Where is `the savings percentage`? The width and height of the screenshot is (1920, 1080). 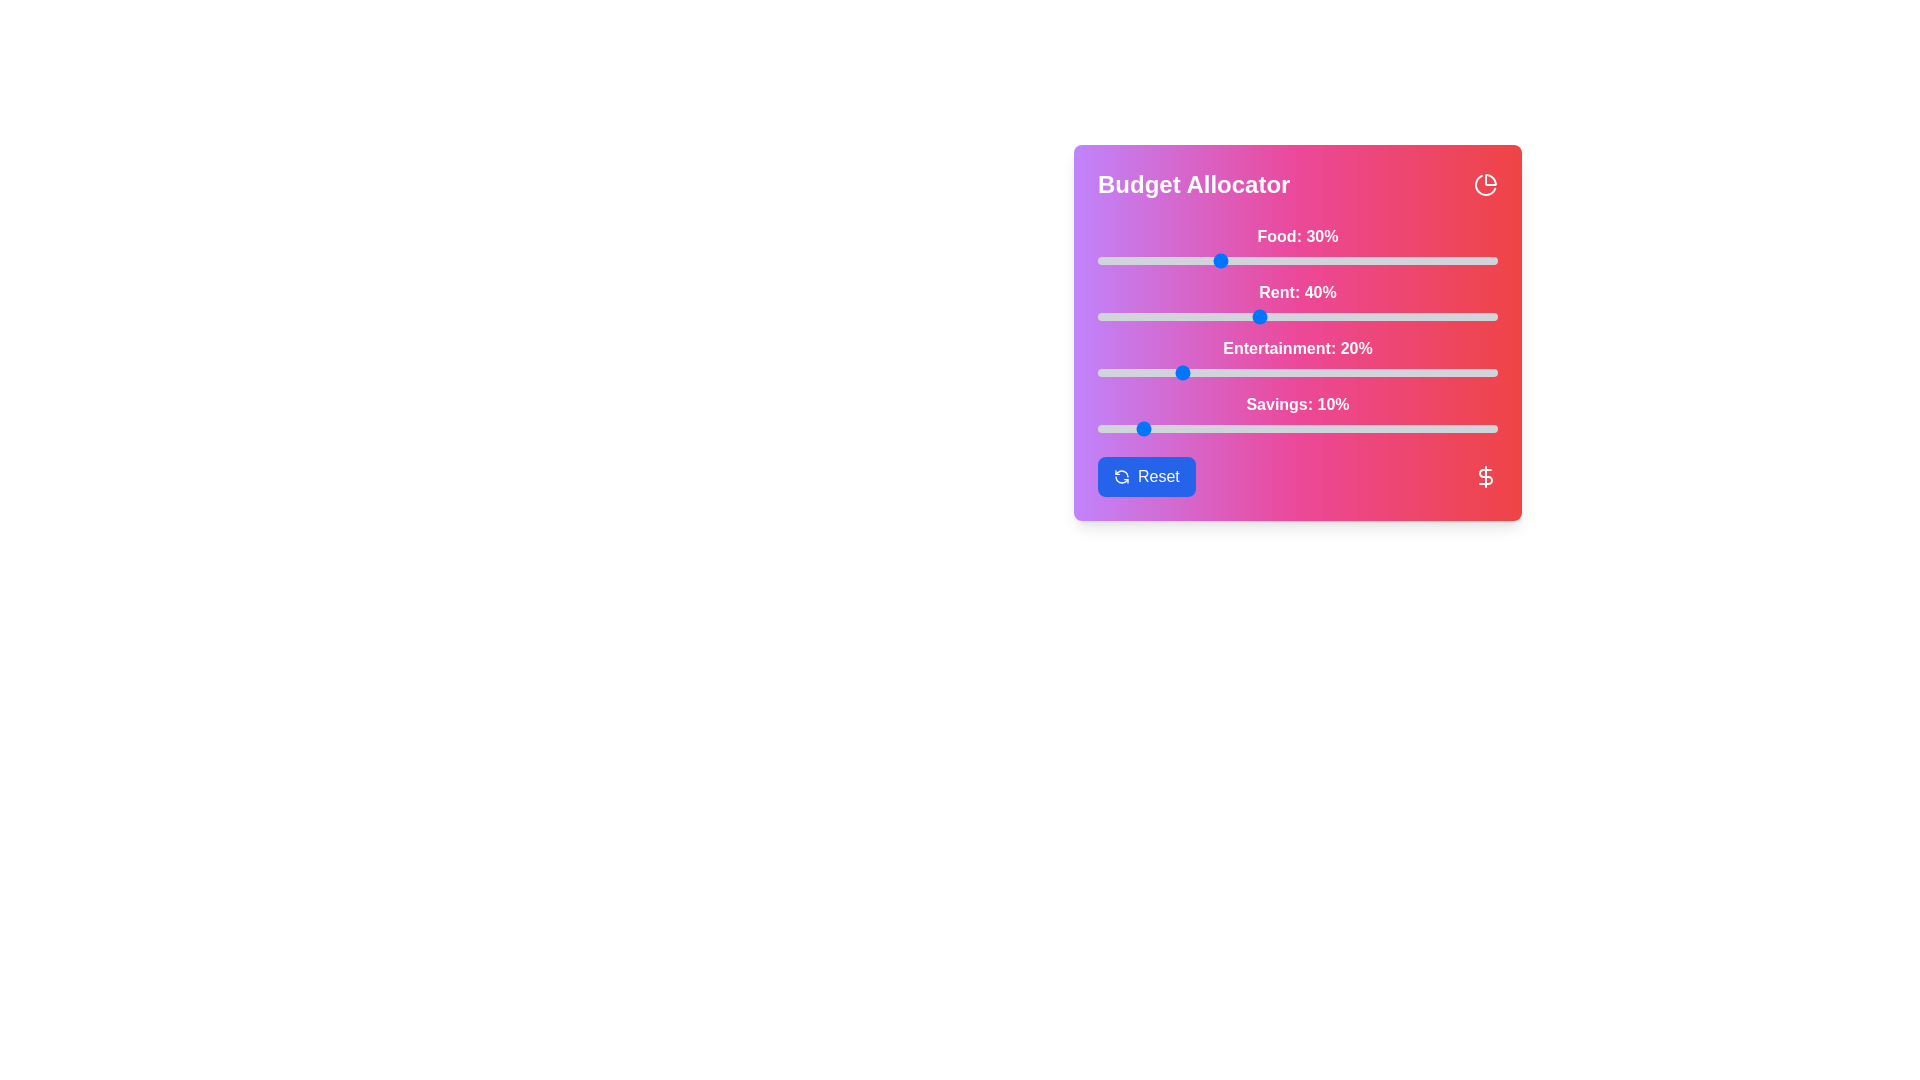 the savings percentage is located at coordinates (1310, 427).